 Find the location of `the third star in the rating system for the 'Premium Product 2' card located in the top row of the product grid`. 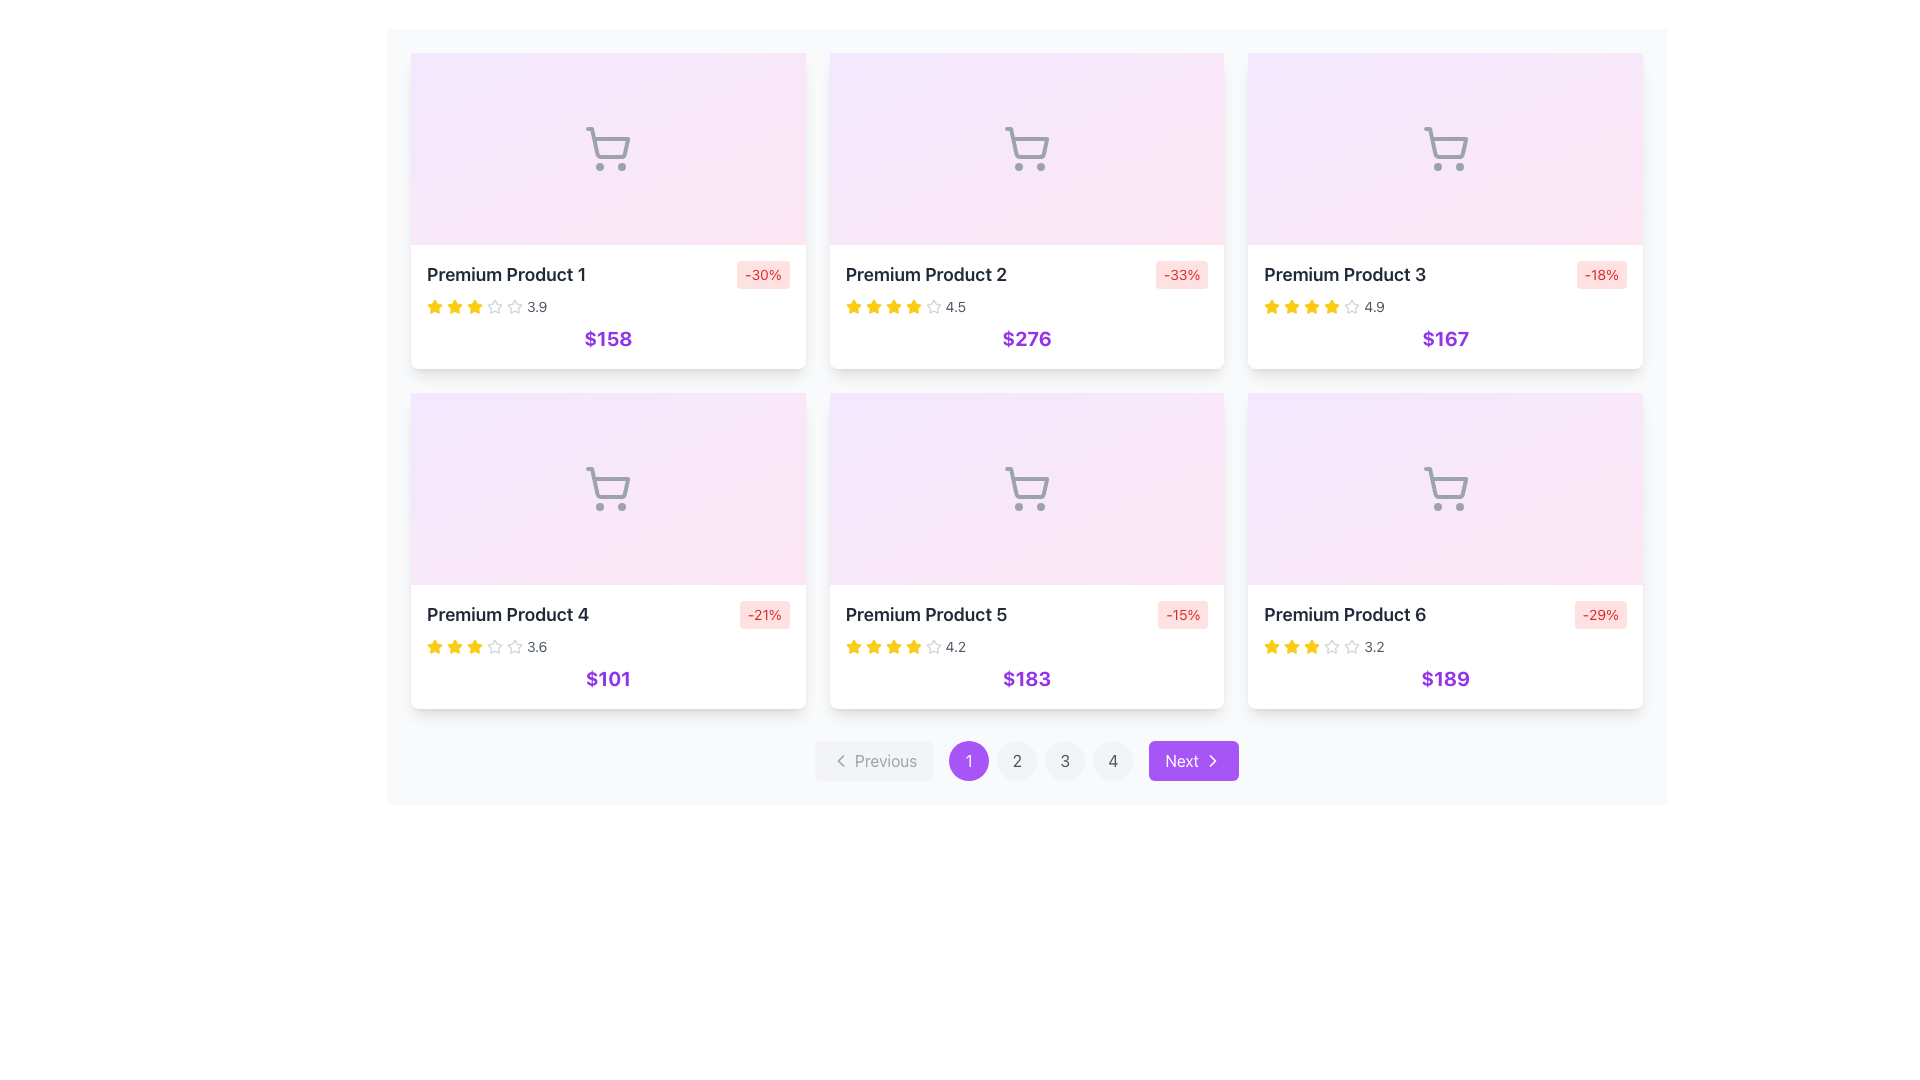

the third star in the rating system for the 'Premium Product 2' card located in the top row of the product grid is located at coordinates (873, 307).